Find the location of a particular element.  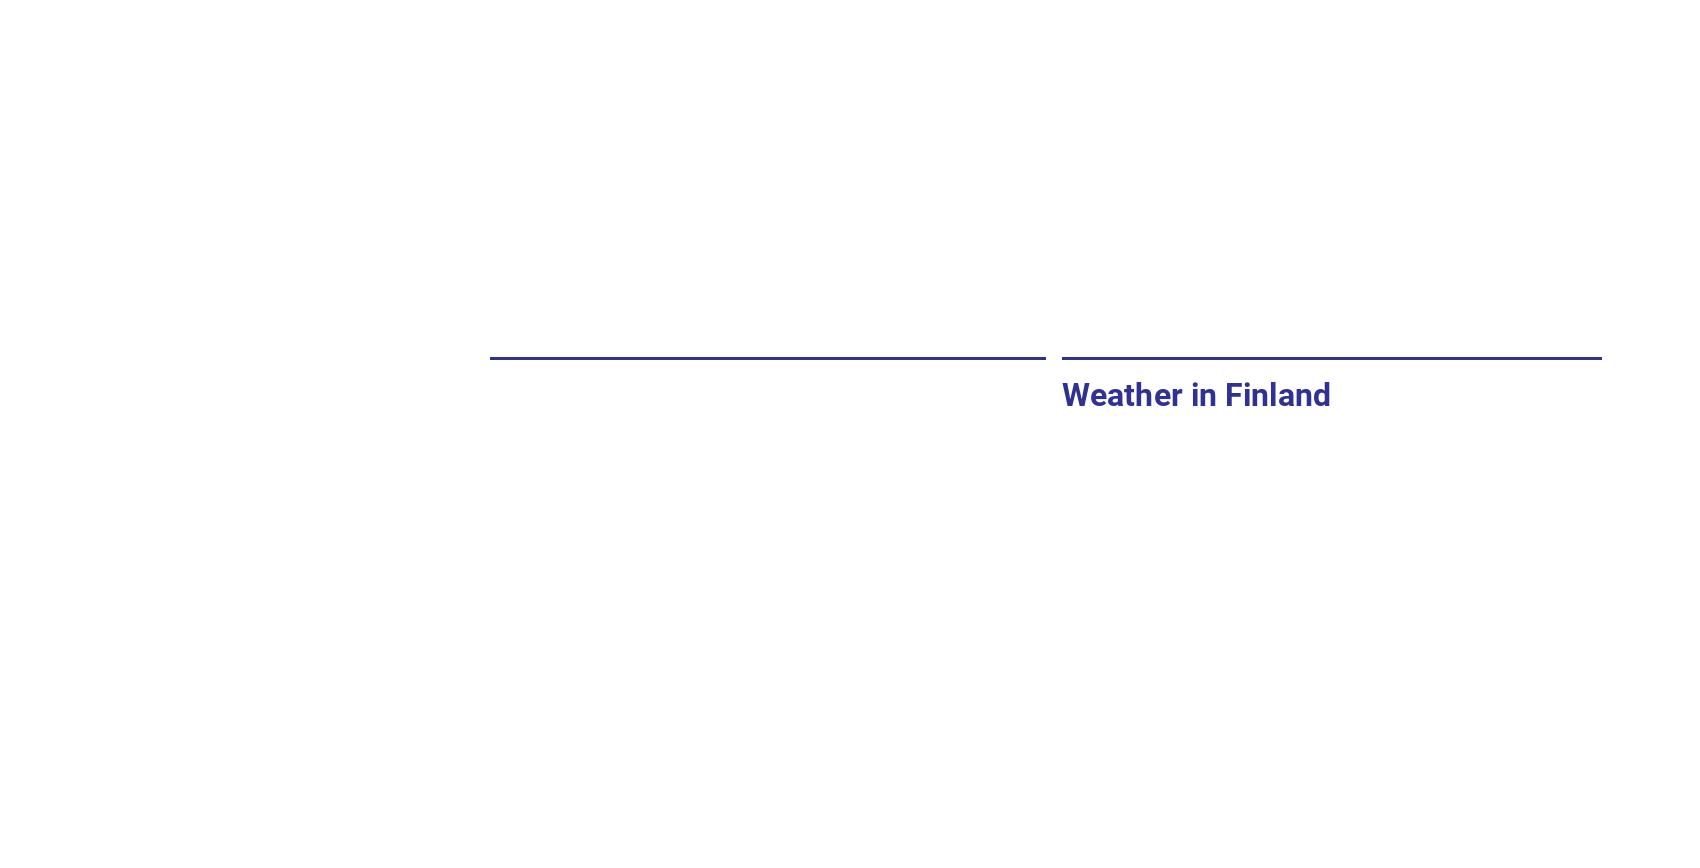

'Day after tomorrow' is located at coordinates (1442, 455).